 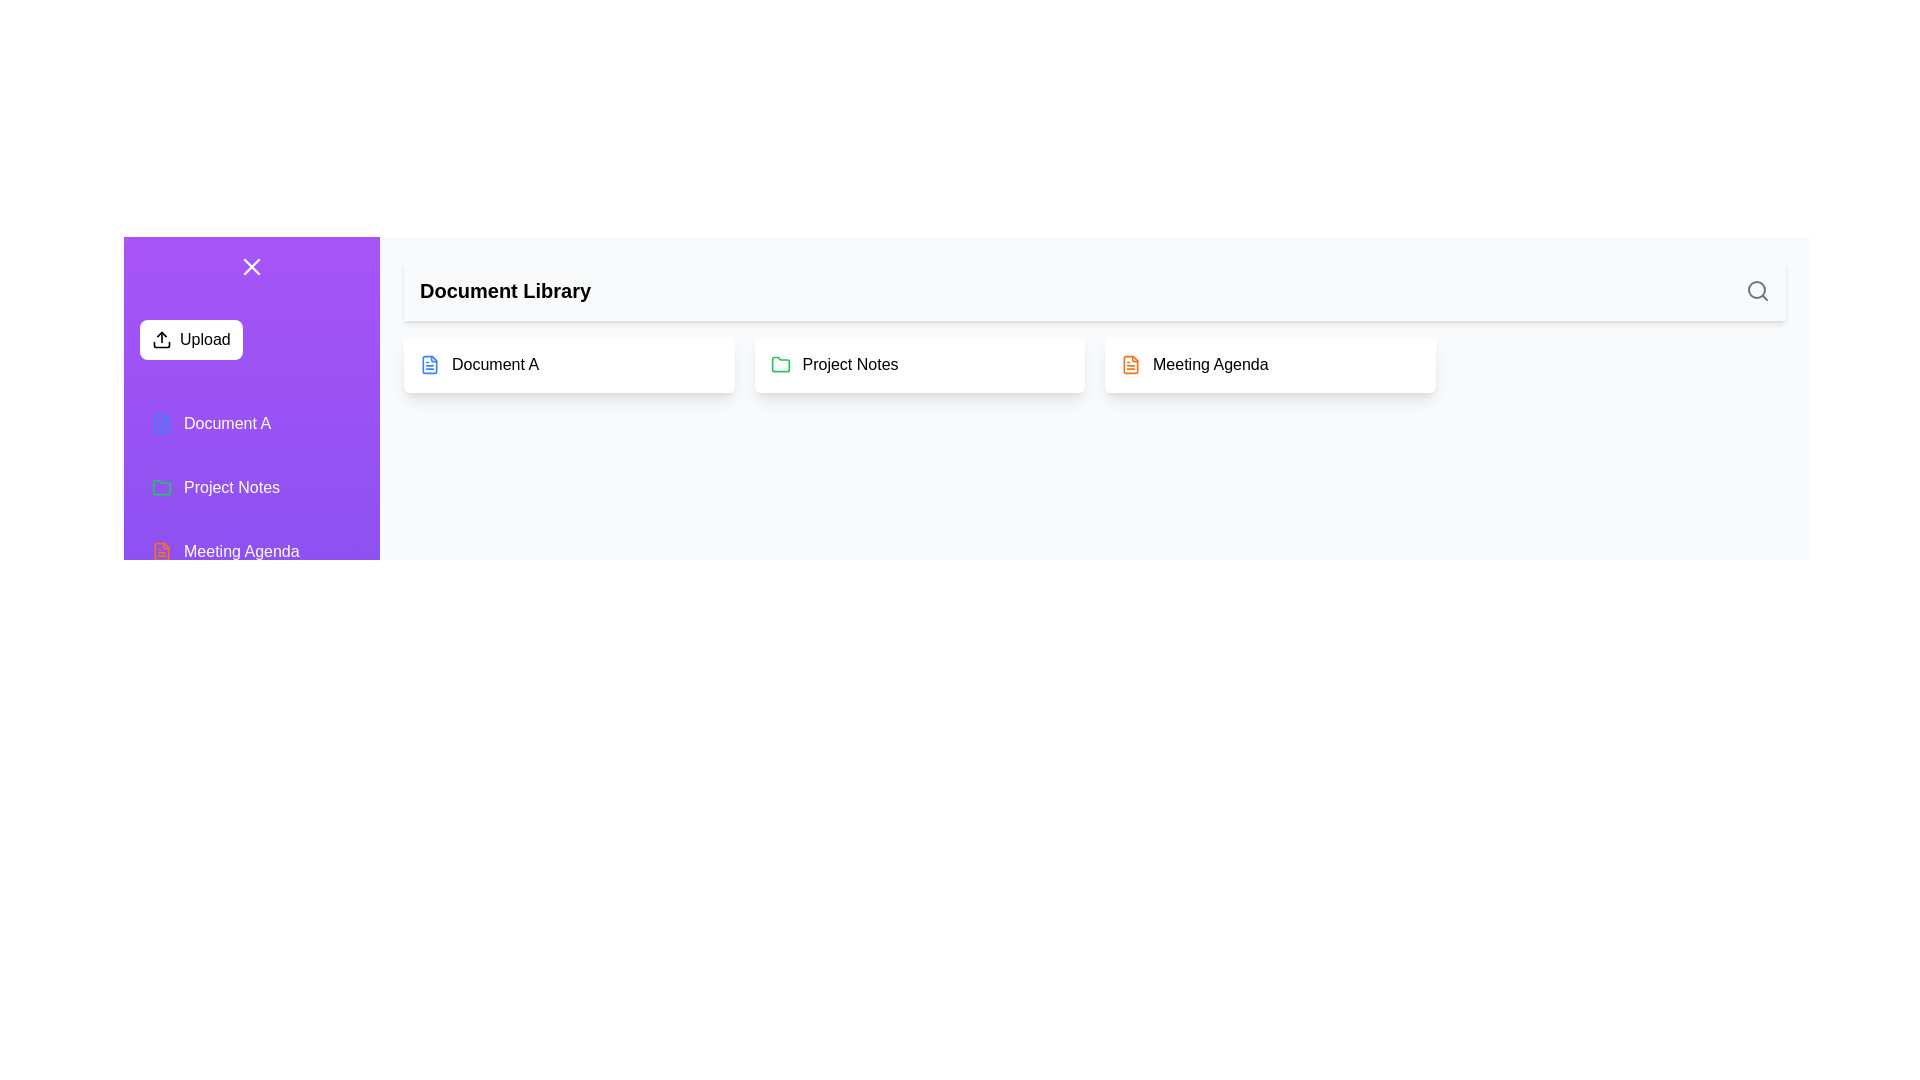 What do you see at coordinates (568, 365) in the screenshot?
I see `the document Document A from the list` at bounding box center [568, 365].